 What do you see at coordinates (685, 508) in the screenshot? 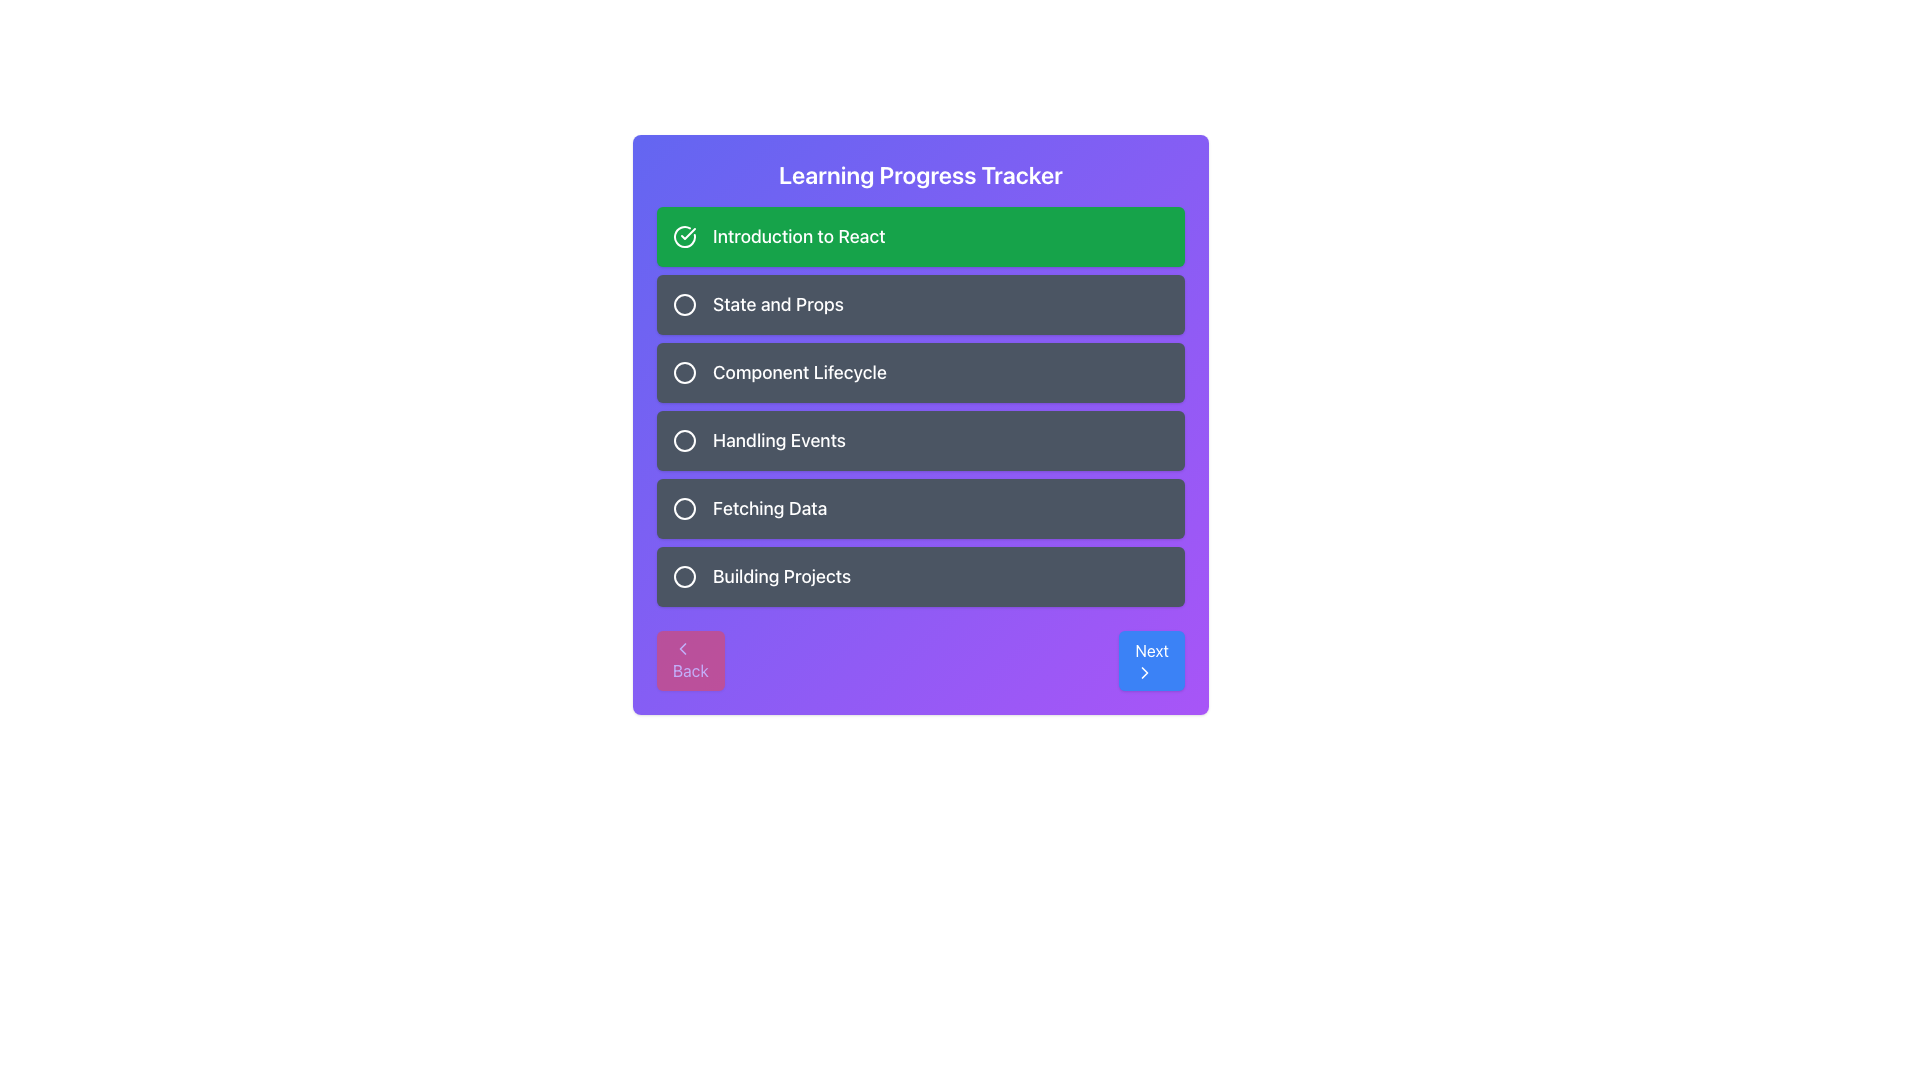
I see `the Circular Indicator (SVG Element) that marks the fourth item in the learning progress tracker checklist, which is positioned to the left of the 'Fetching Data' text` at bounding box center [685, 508].